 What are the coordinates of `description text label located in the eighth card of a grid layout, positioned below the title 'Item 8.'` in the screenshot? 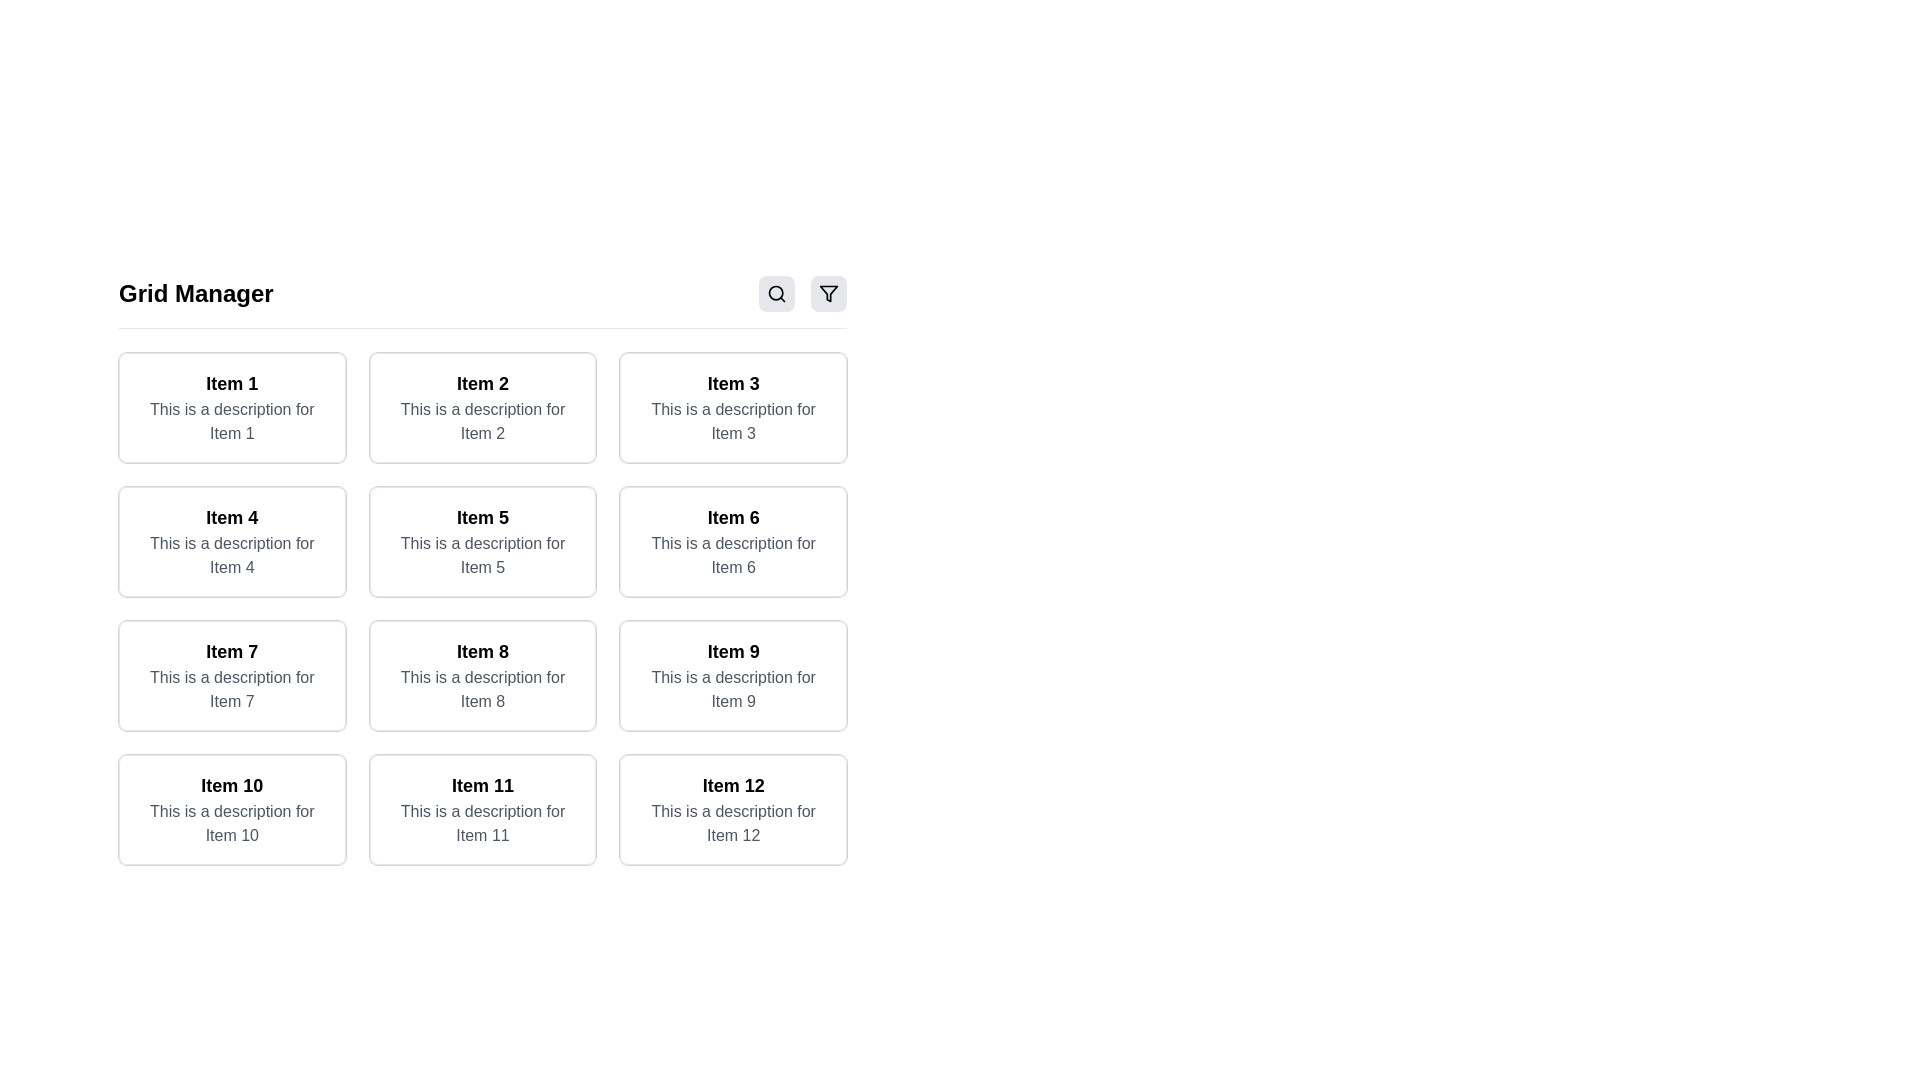 It's located at (483, 689).